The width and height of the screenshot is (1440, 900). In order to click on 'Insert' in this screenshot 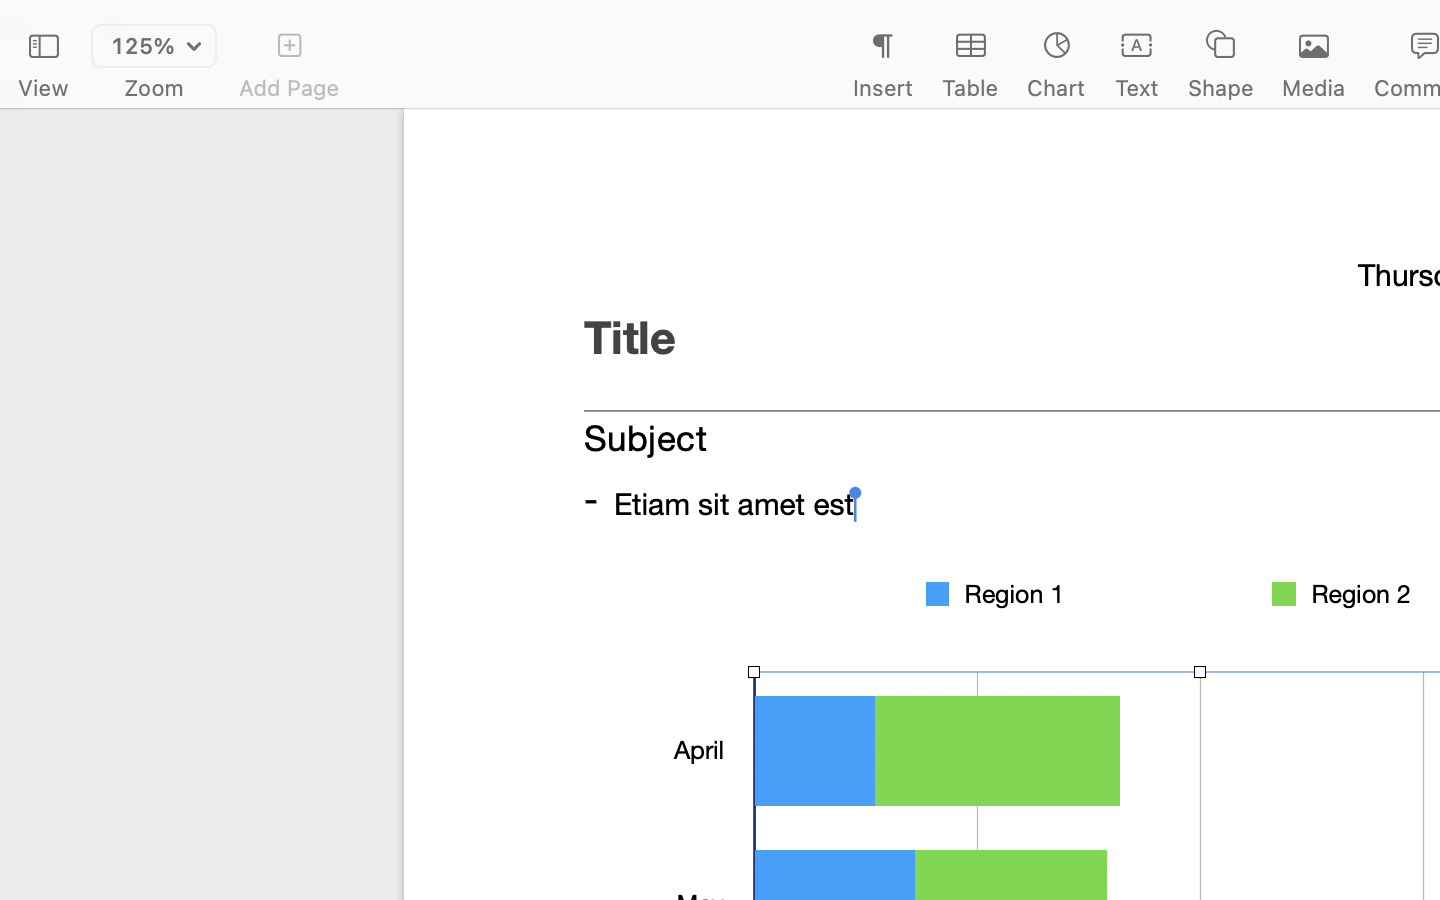, I will do `click(881, 87)`.